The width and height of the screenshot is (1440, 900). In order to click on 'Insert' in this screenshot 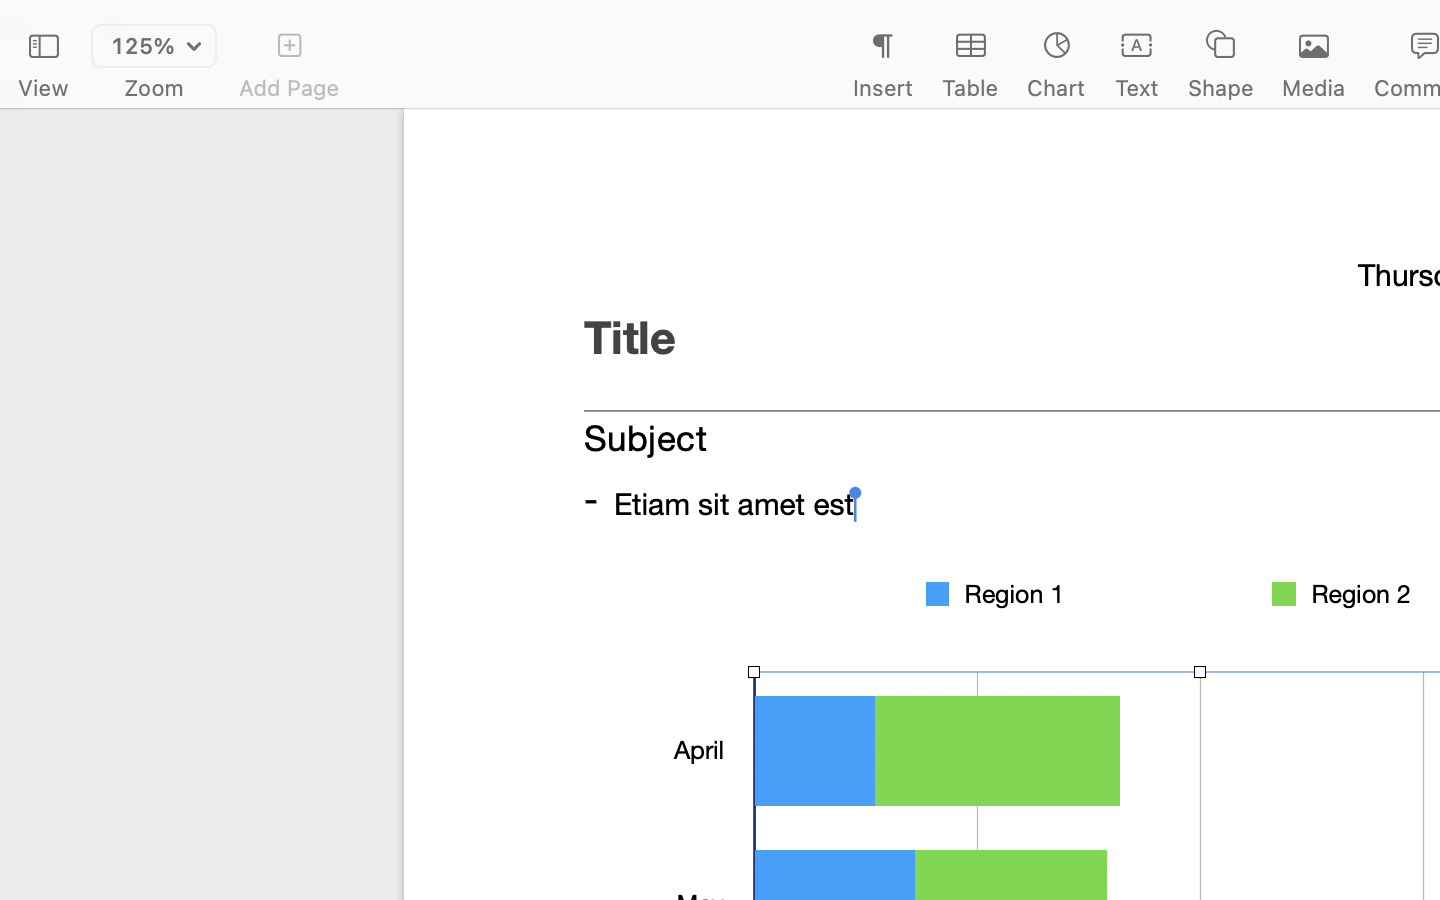, I will do `click(881, 87)`.